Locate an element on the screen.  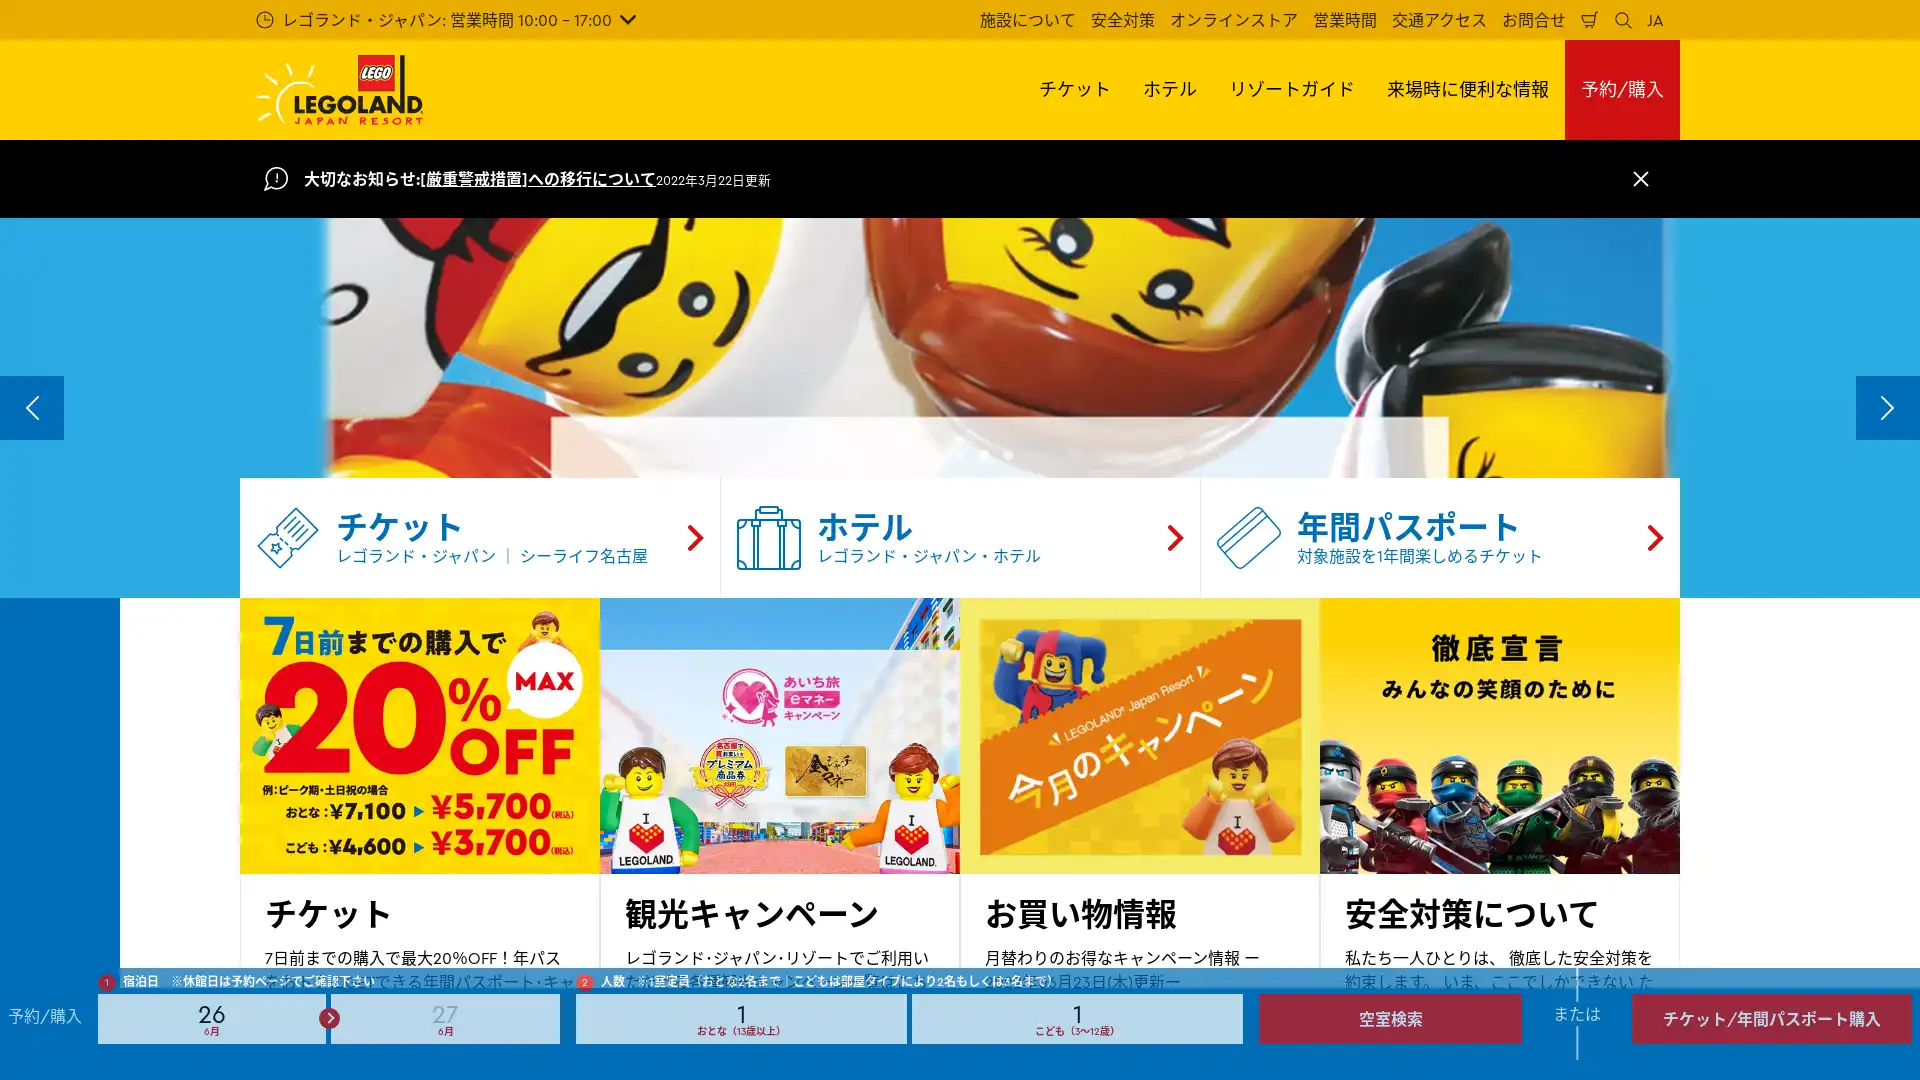
Go to slide 5 is located at coordinates (1008, 852).